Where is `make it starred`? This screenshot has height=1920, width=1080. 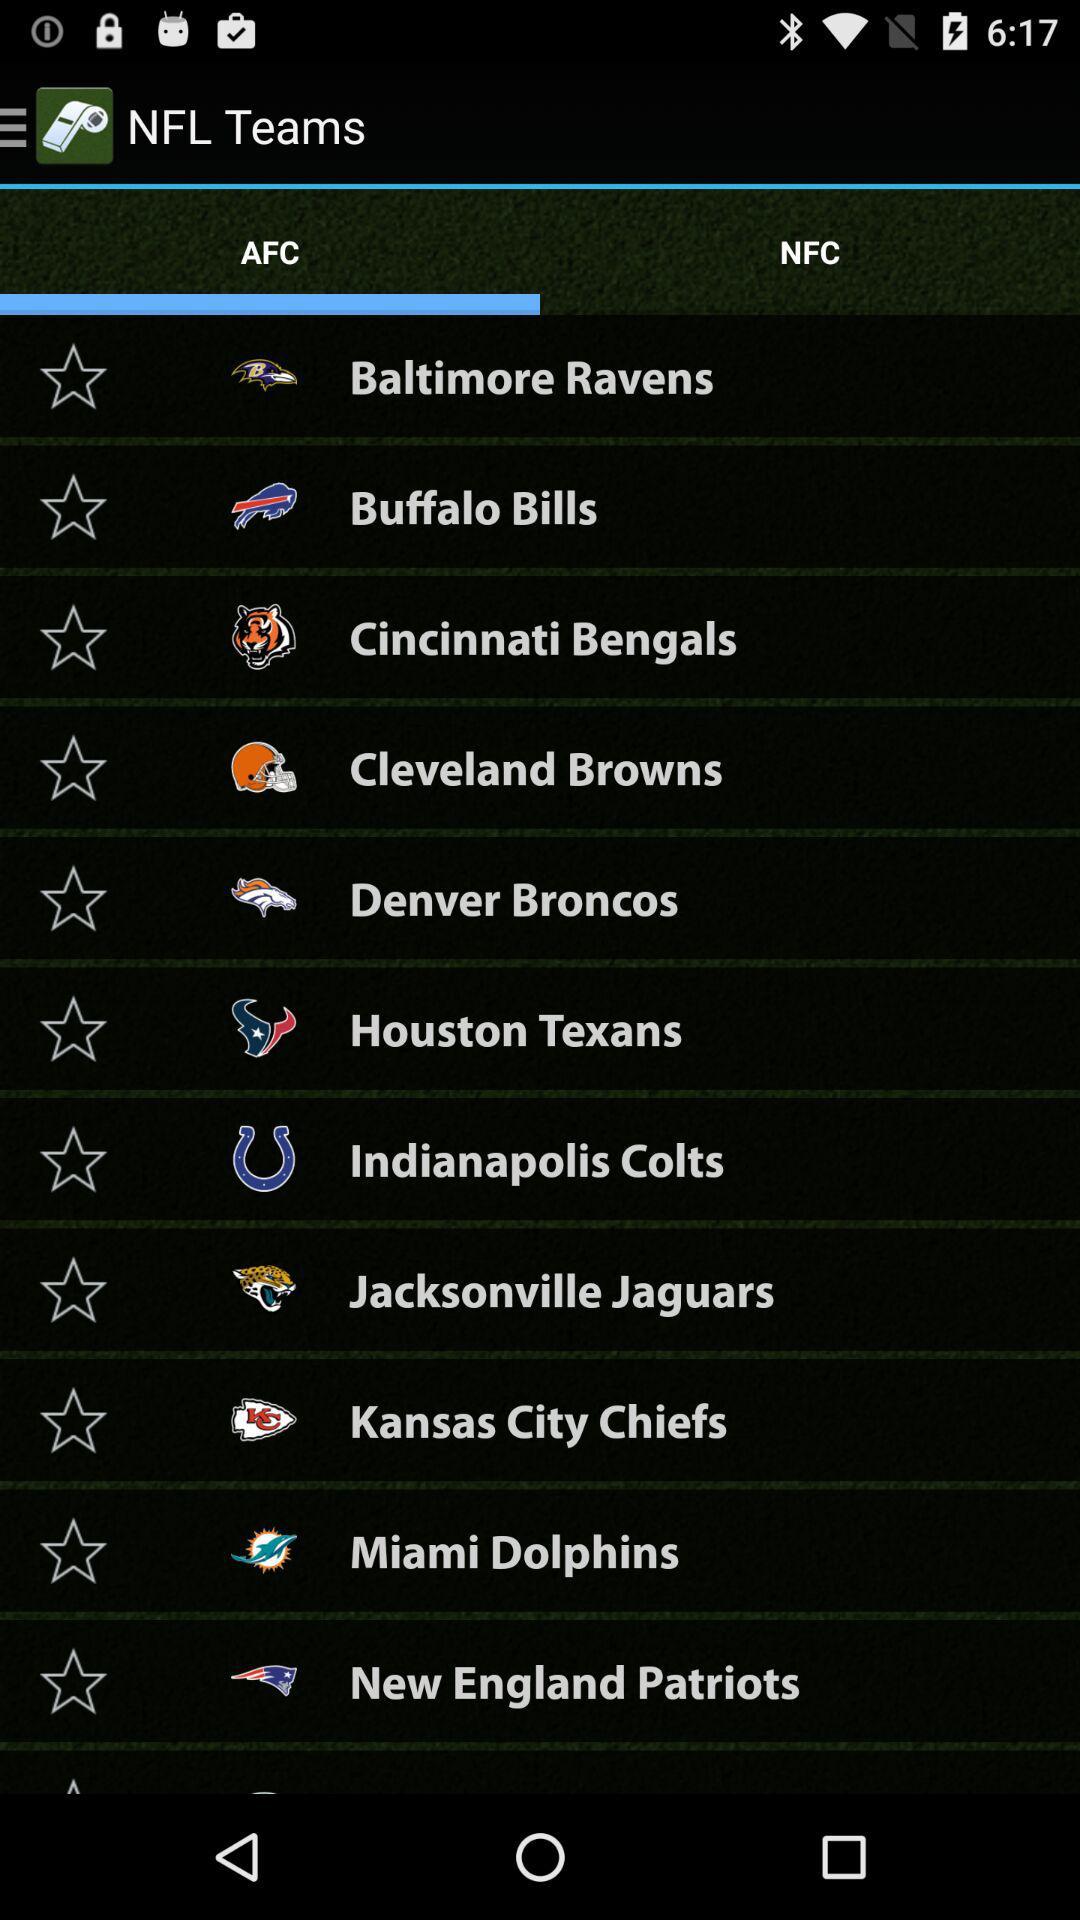 make it starred is located at coordinates (72, 1680).